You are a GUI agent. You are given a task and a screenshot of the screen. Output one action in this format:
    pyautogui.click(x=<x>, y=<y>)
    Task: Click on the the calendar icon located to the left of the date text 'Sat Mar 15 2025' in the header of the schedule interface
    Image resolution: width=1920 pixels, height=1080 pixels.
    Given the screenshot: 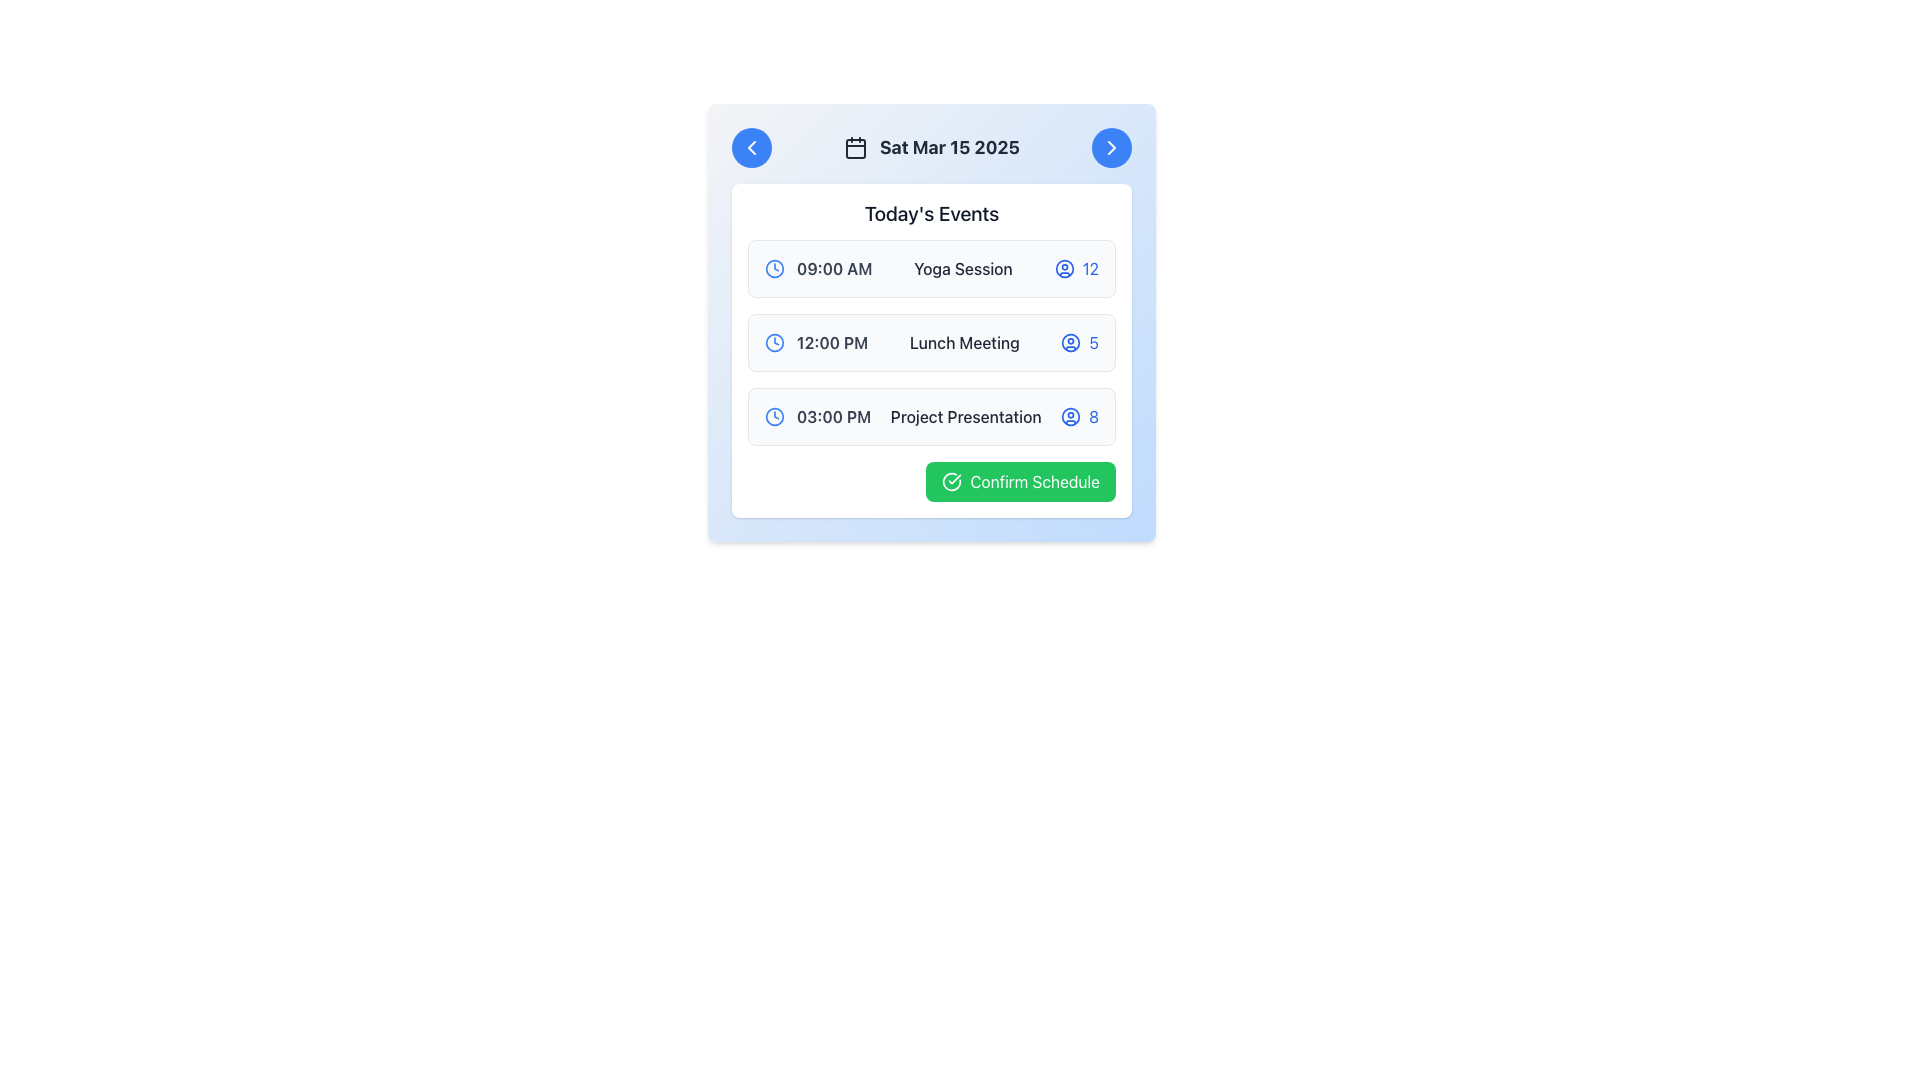 What is the action you would take?
    pyautogui.click(x=855, y=146)
    